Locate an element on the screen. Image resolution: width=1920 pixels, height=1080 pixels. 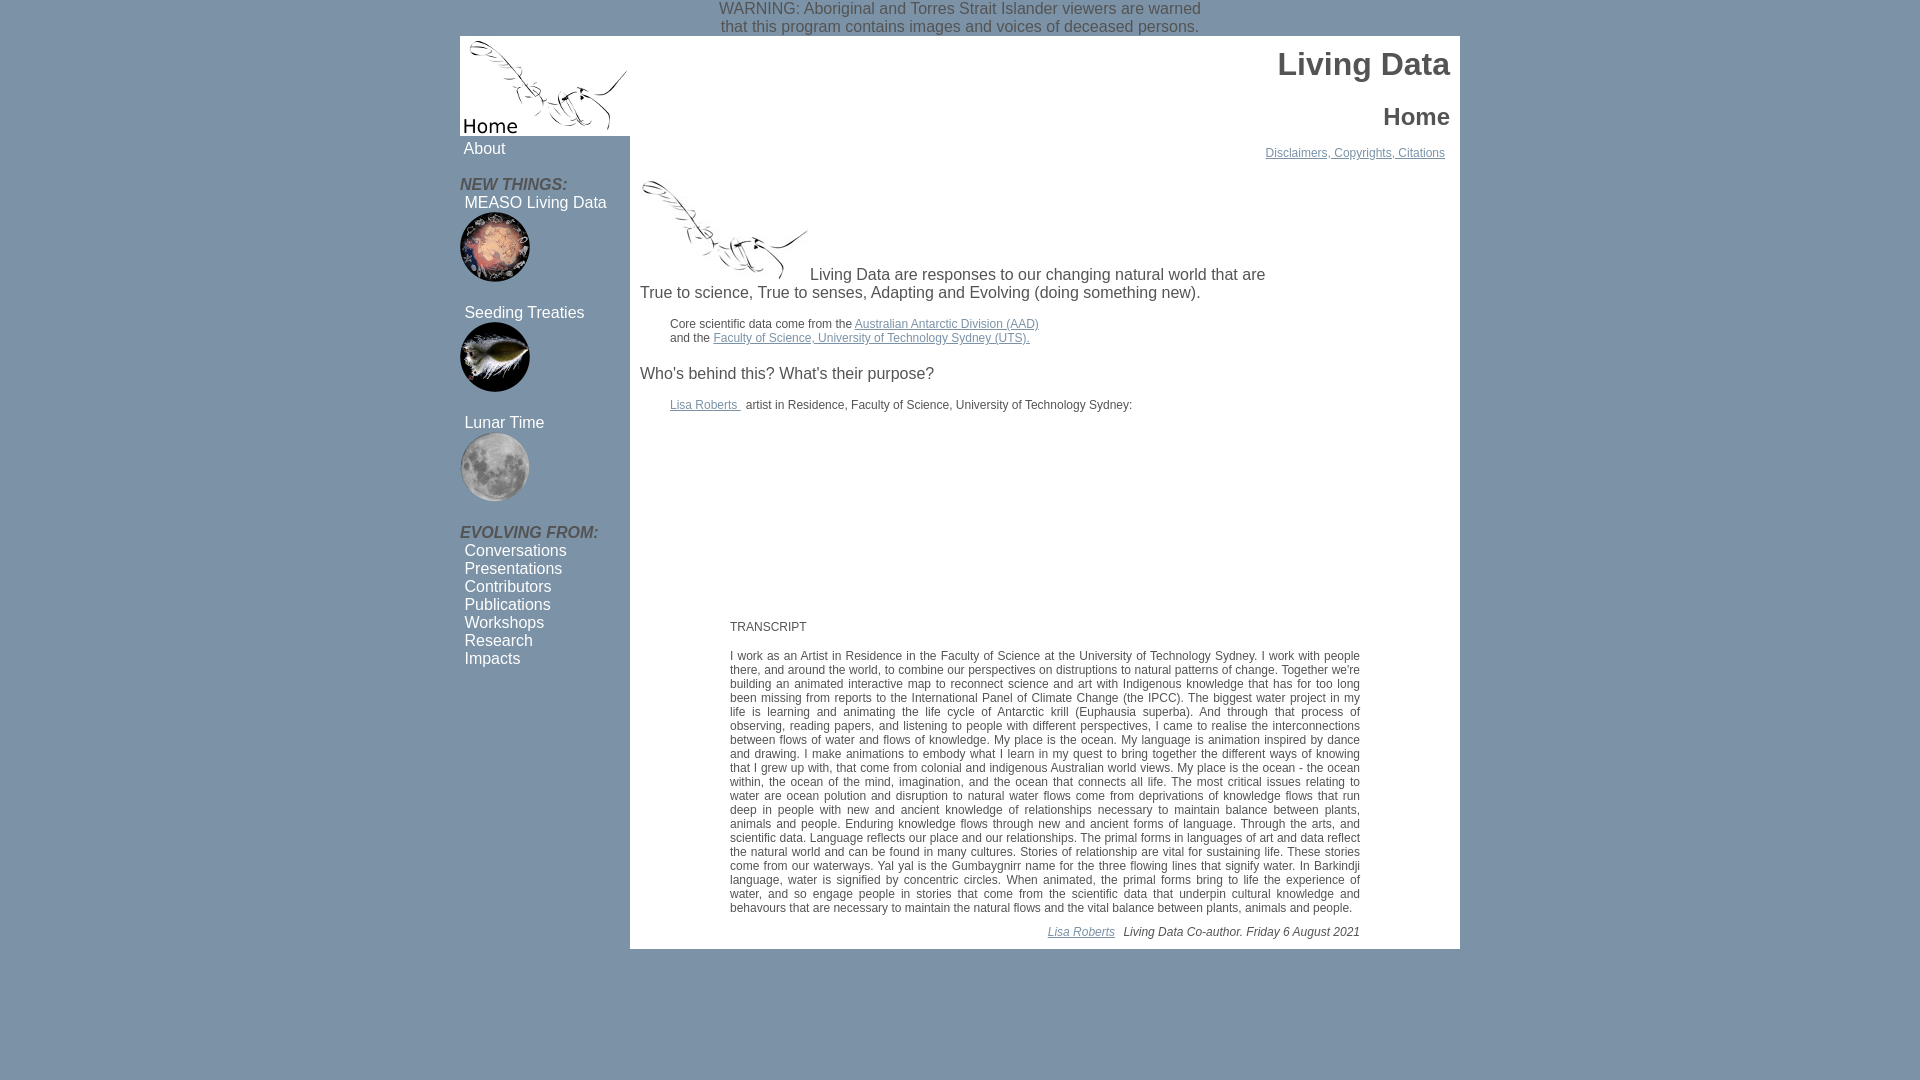
' Publications' is located at coordinates (505, 603).